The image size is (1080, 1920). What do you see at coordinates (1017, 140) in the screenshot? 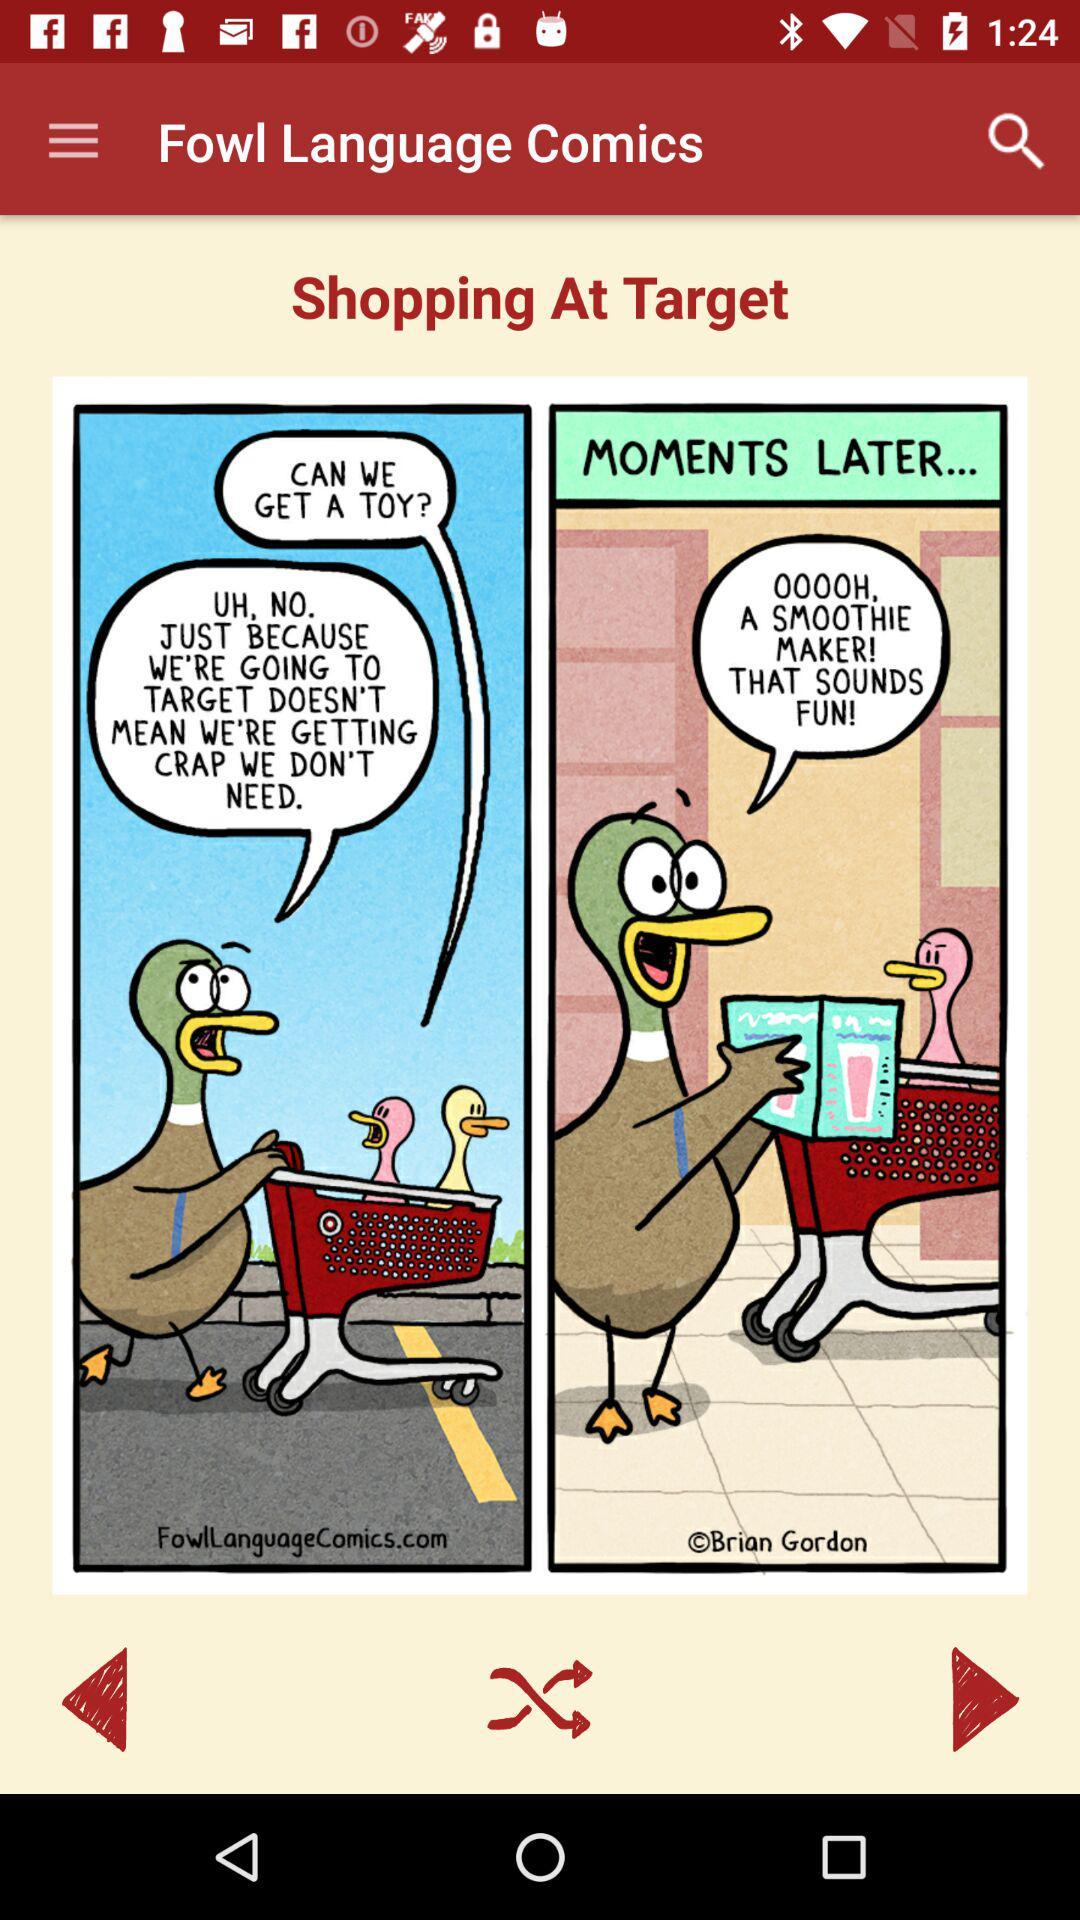
I see `icon next to the fowl language comics` at bounding box center [1017, 140].